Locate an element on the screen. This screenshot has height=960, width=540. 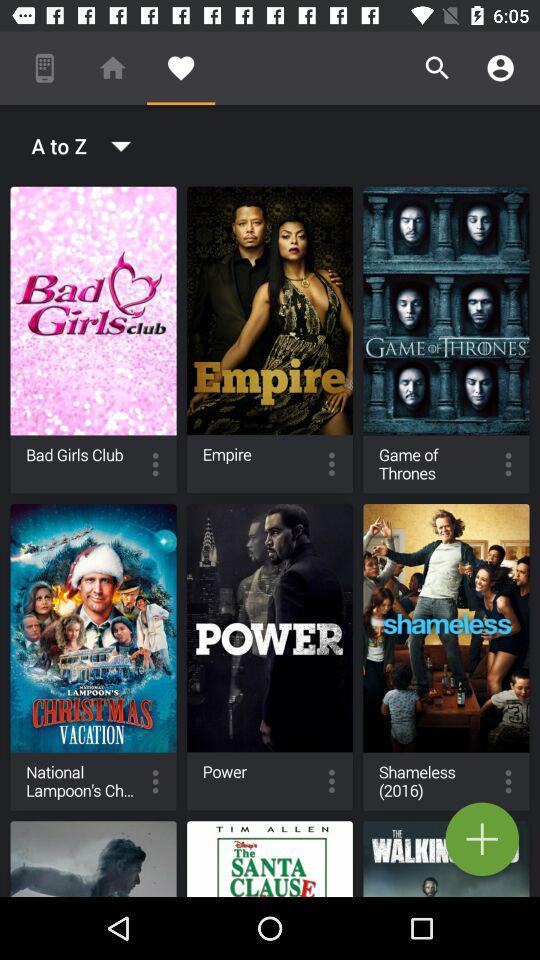
a to z item is located at coordinates (74, 144).